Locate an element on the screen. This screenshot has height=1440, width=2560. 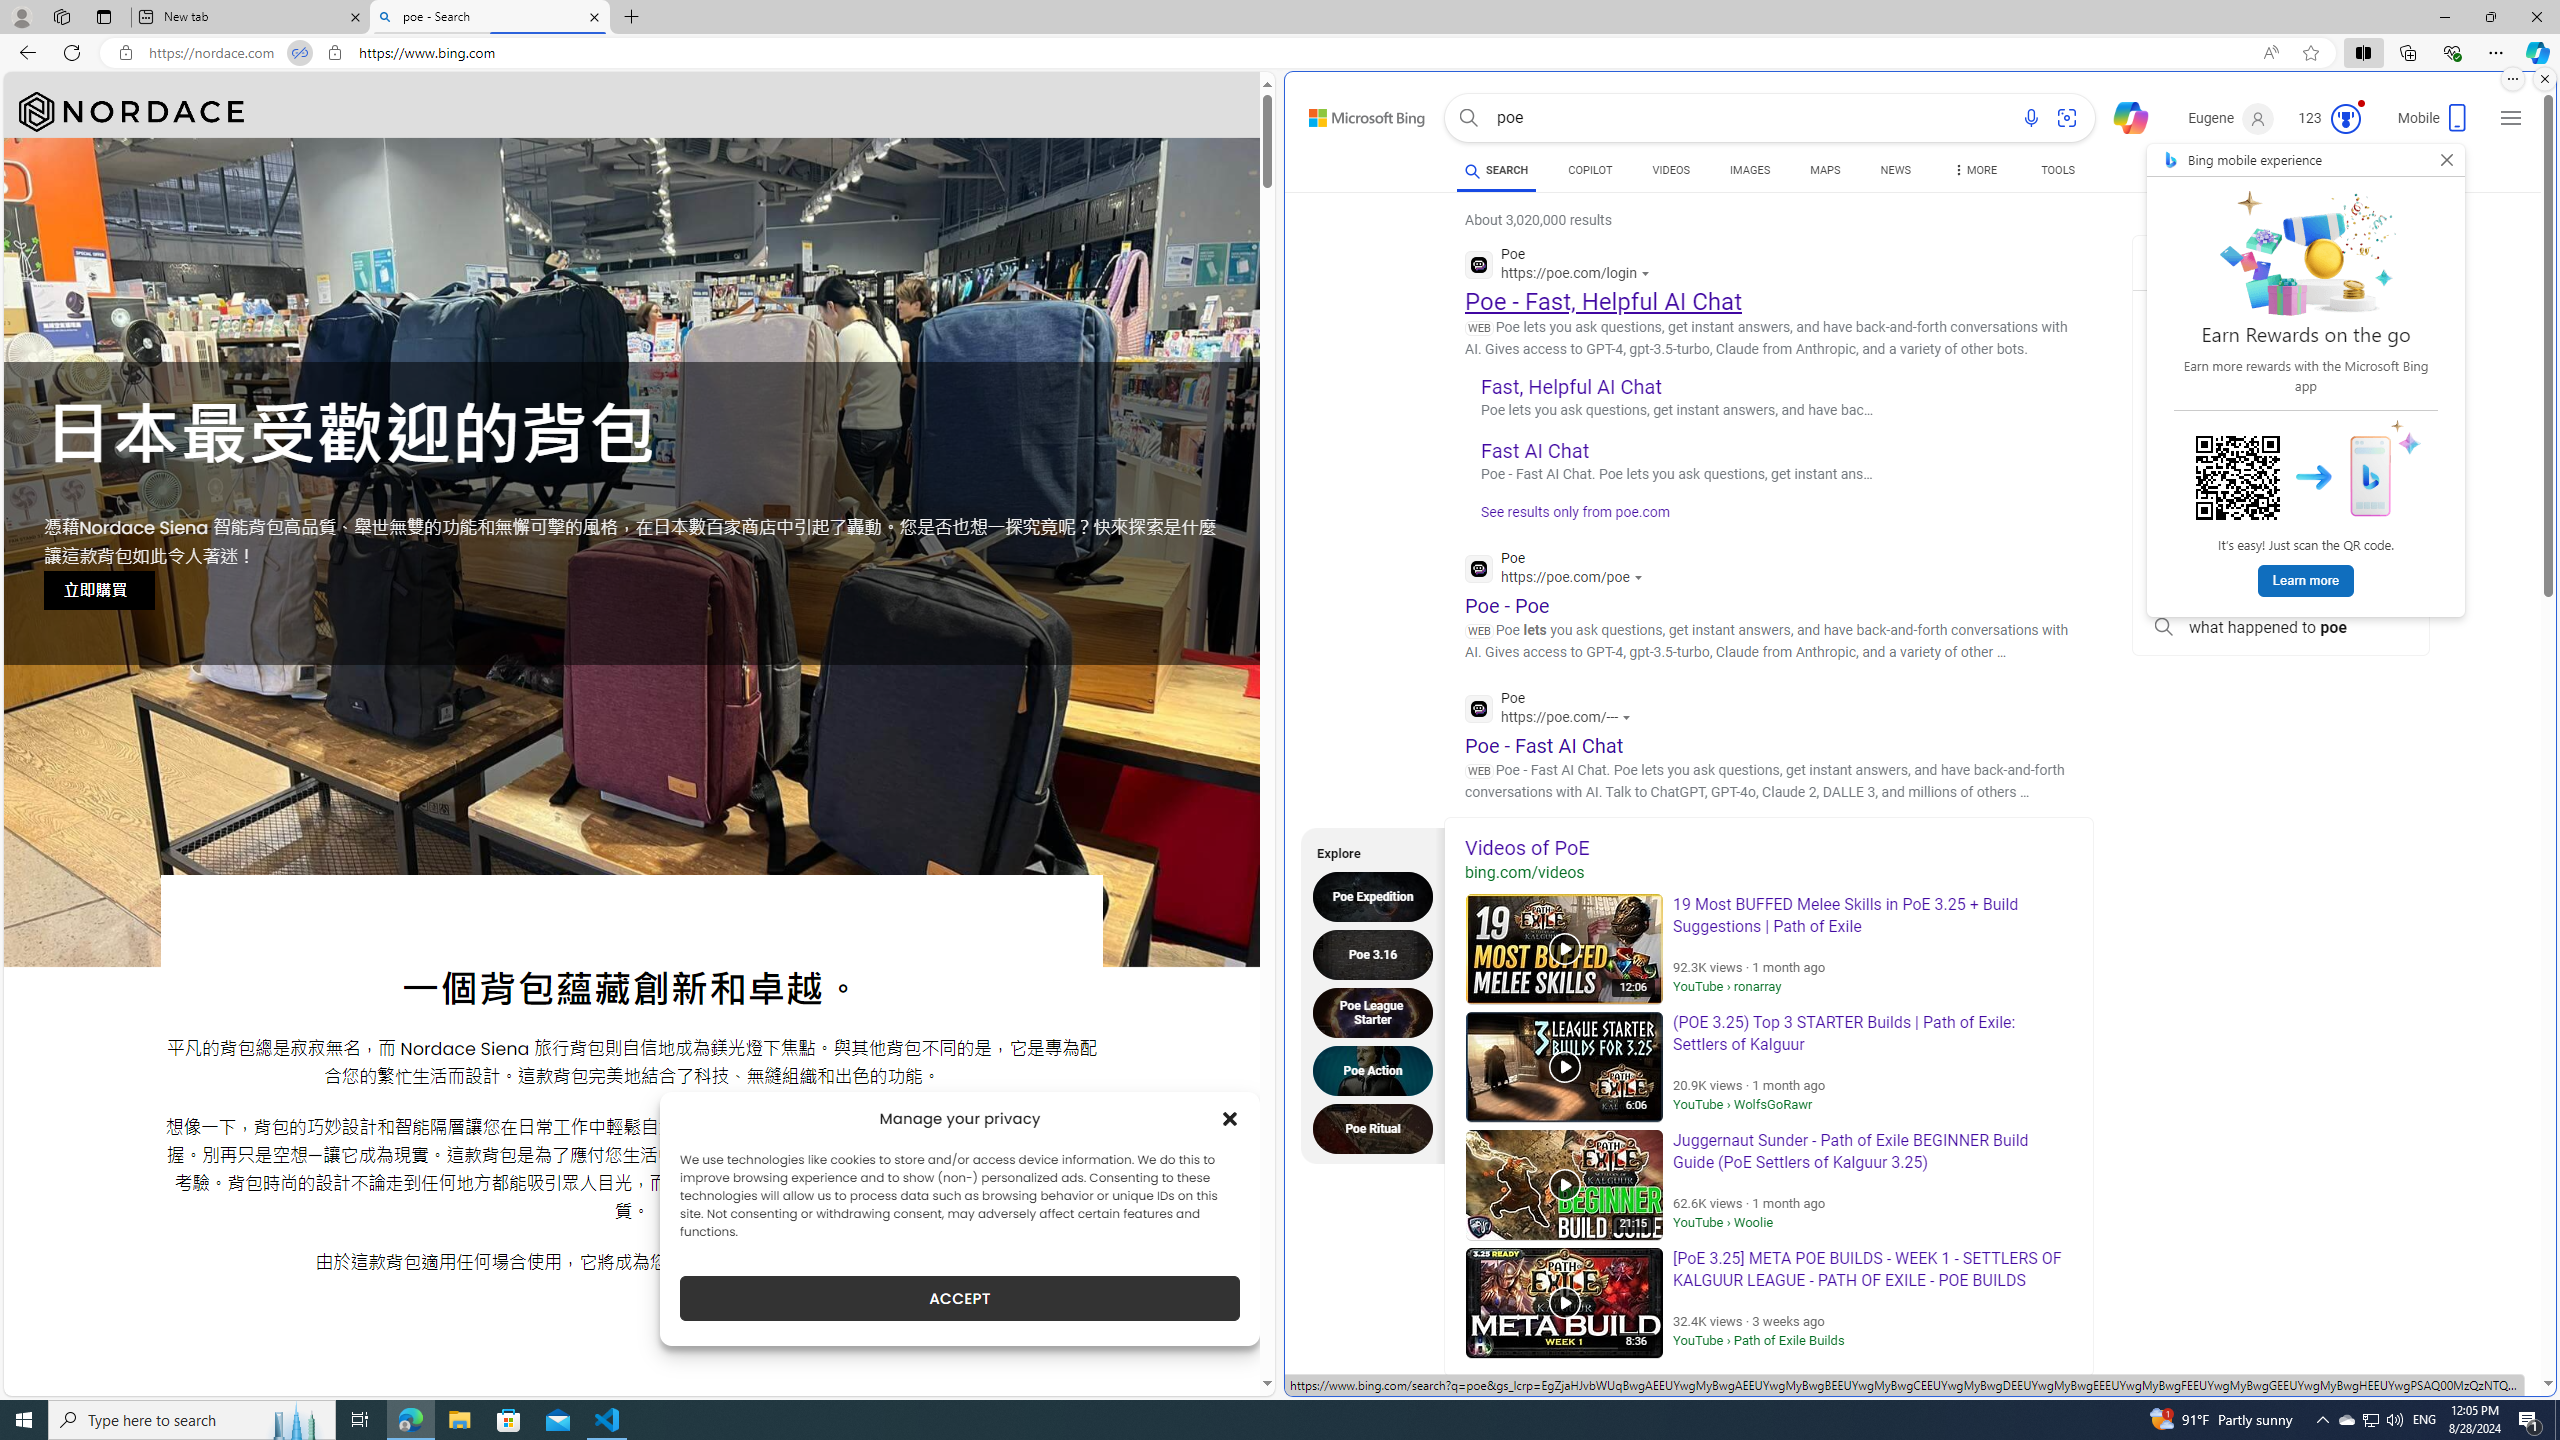
'VIDEOS' is located at coordinates (1671, 172).